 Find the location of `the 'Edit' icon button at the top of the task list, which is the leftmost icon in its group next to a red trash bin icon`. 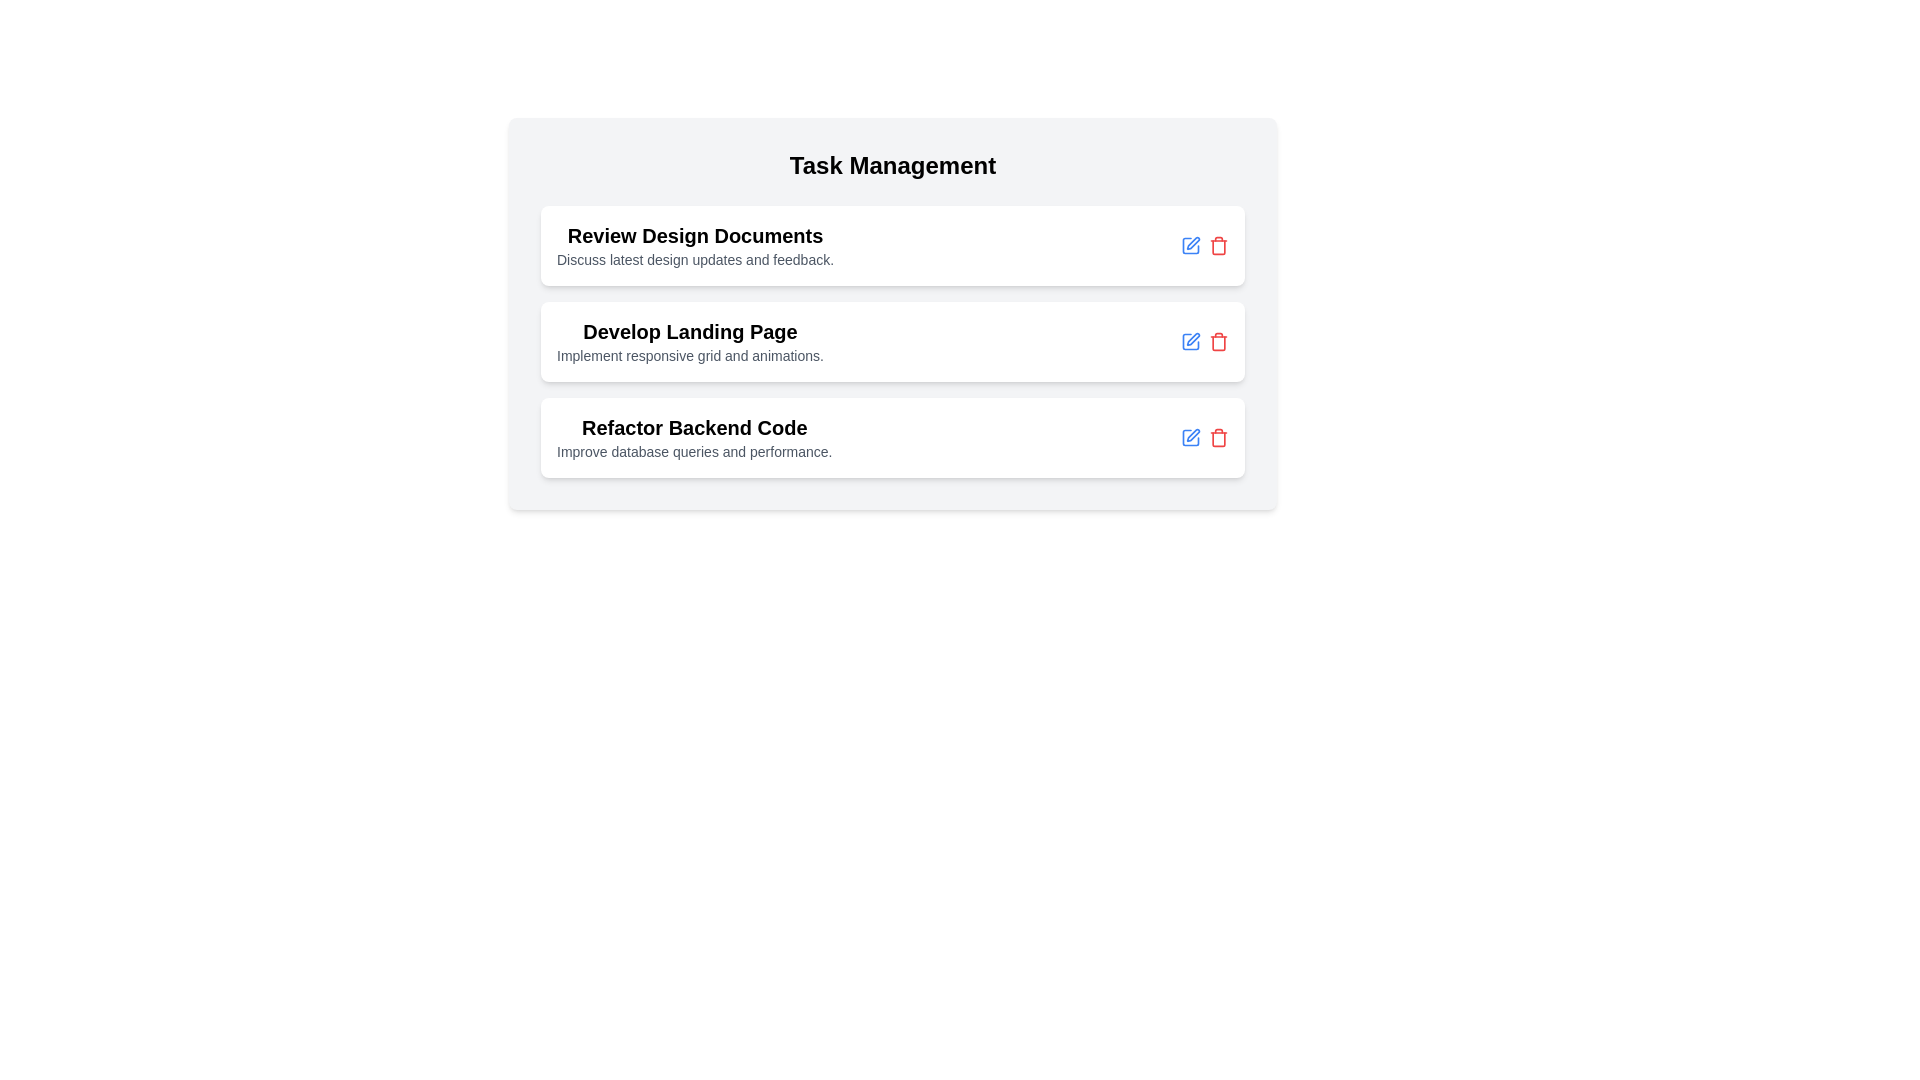

the 'Edit' icon button at the top of the task list, which is the leftmost icon in its group next to a red trash bin icon is located at coordinates (1190, 245).